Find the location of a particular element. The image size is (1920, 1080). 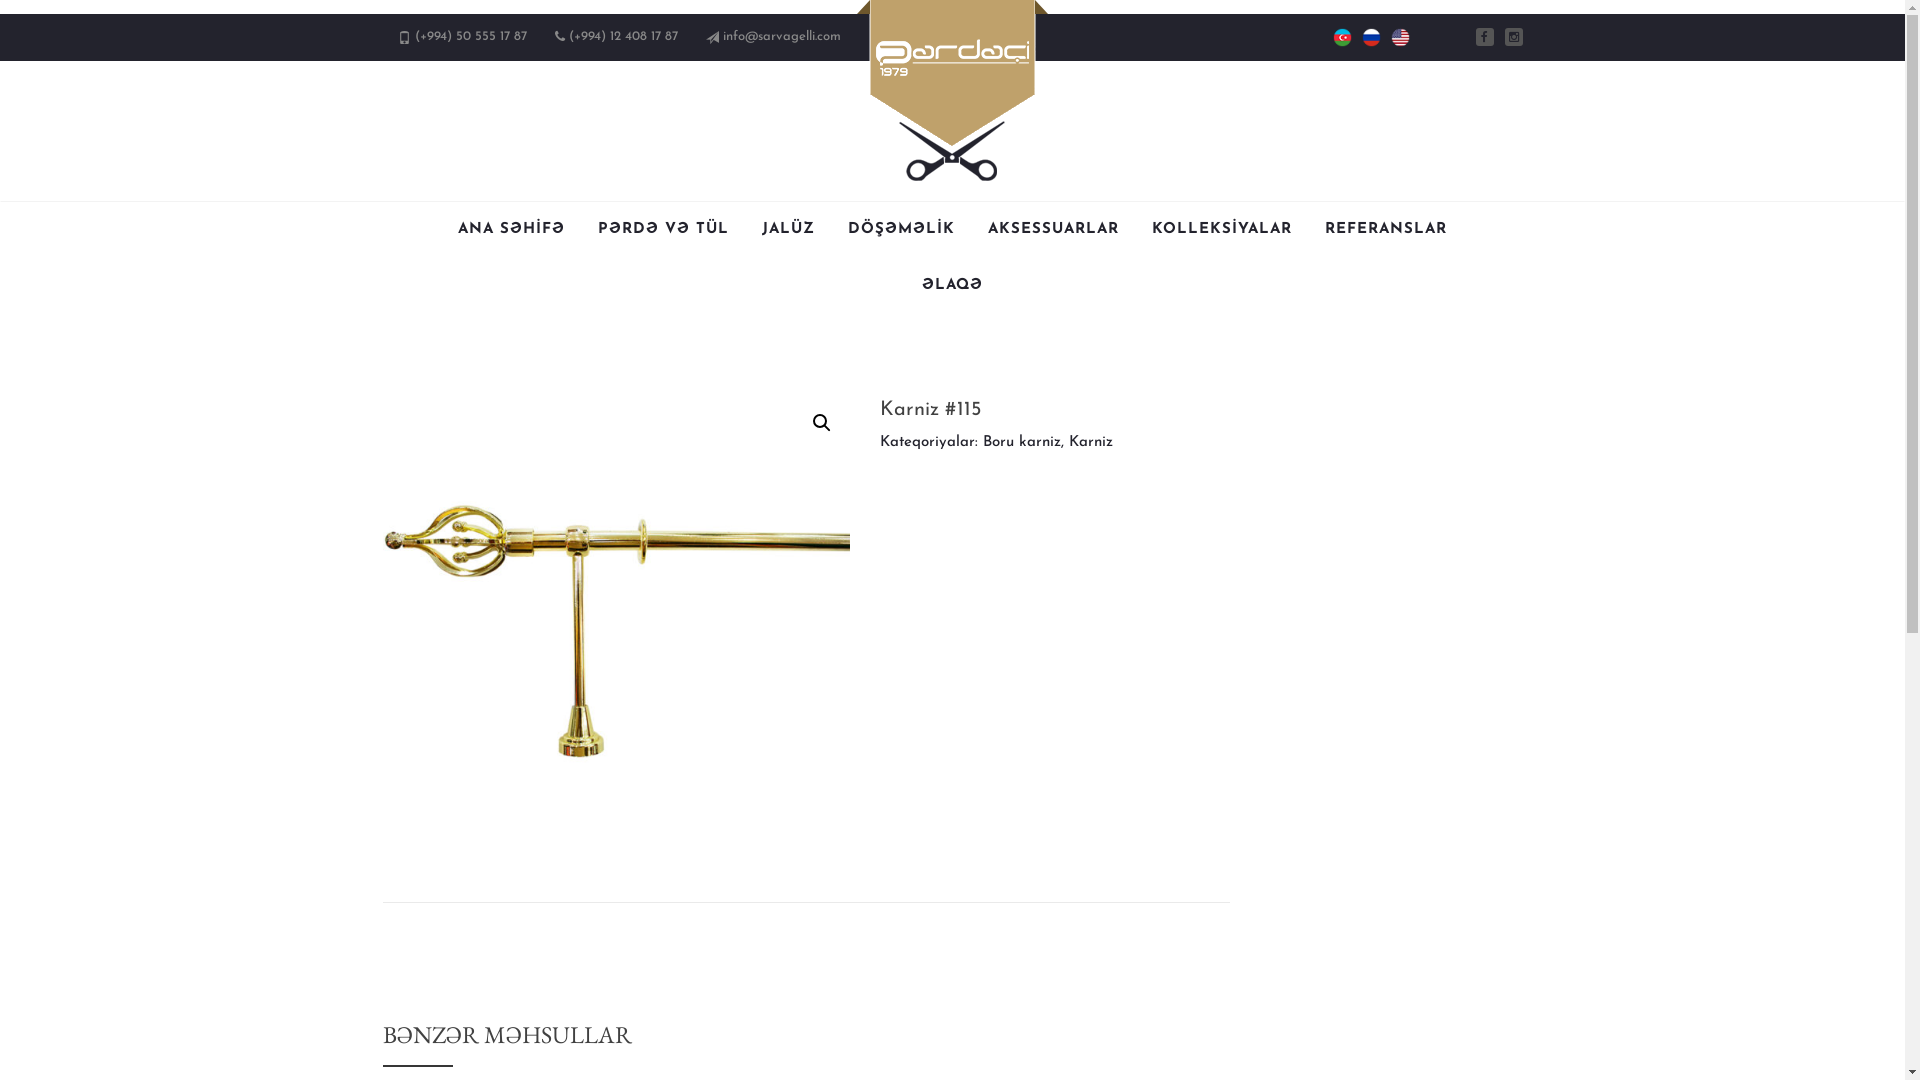

'REFERANSLAR' is located at coordinates (1324, 229).